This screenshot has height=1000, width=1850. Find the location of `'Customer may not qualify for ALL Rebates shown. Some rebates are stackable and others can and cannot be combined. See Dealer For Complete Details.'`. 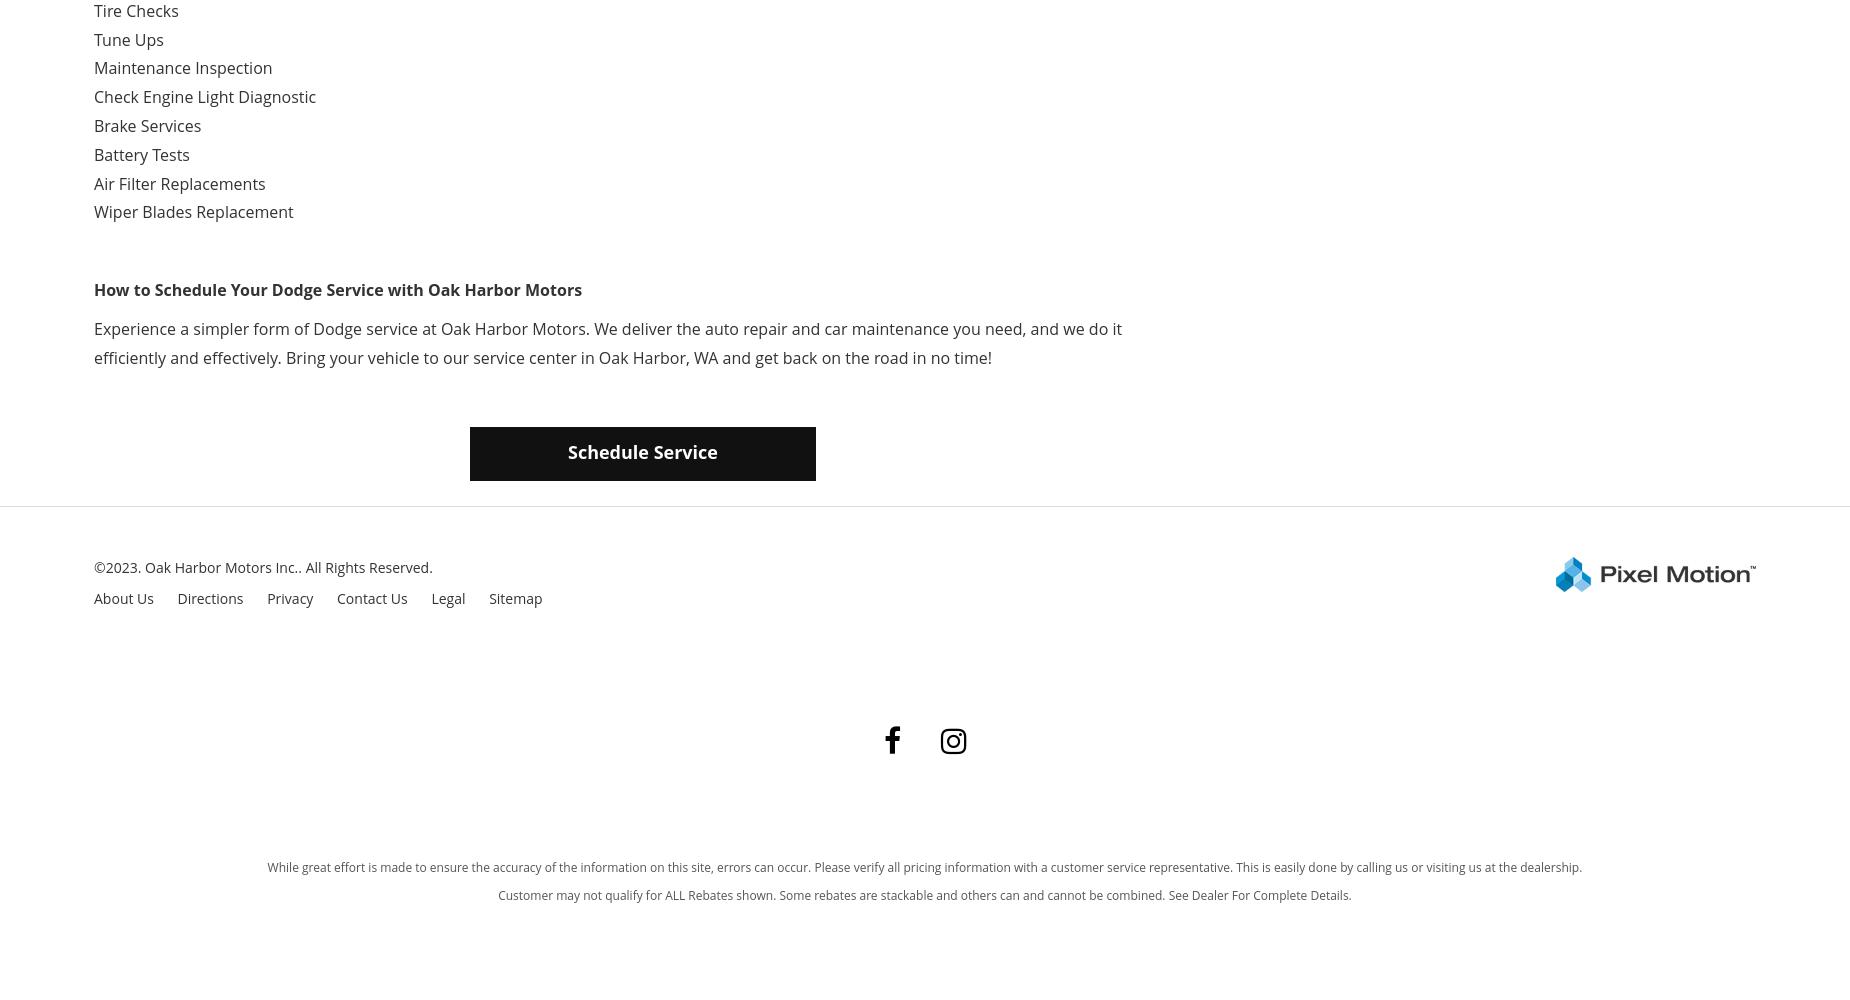

'Customer may not qualify for ALL Rebates shown. Some rebates are stackable and others can and cannot be combined. See Dealer For Complete Details.' is located at coordinates (924, 895).